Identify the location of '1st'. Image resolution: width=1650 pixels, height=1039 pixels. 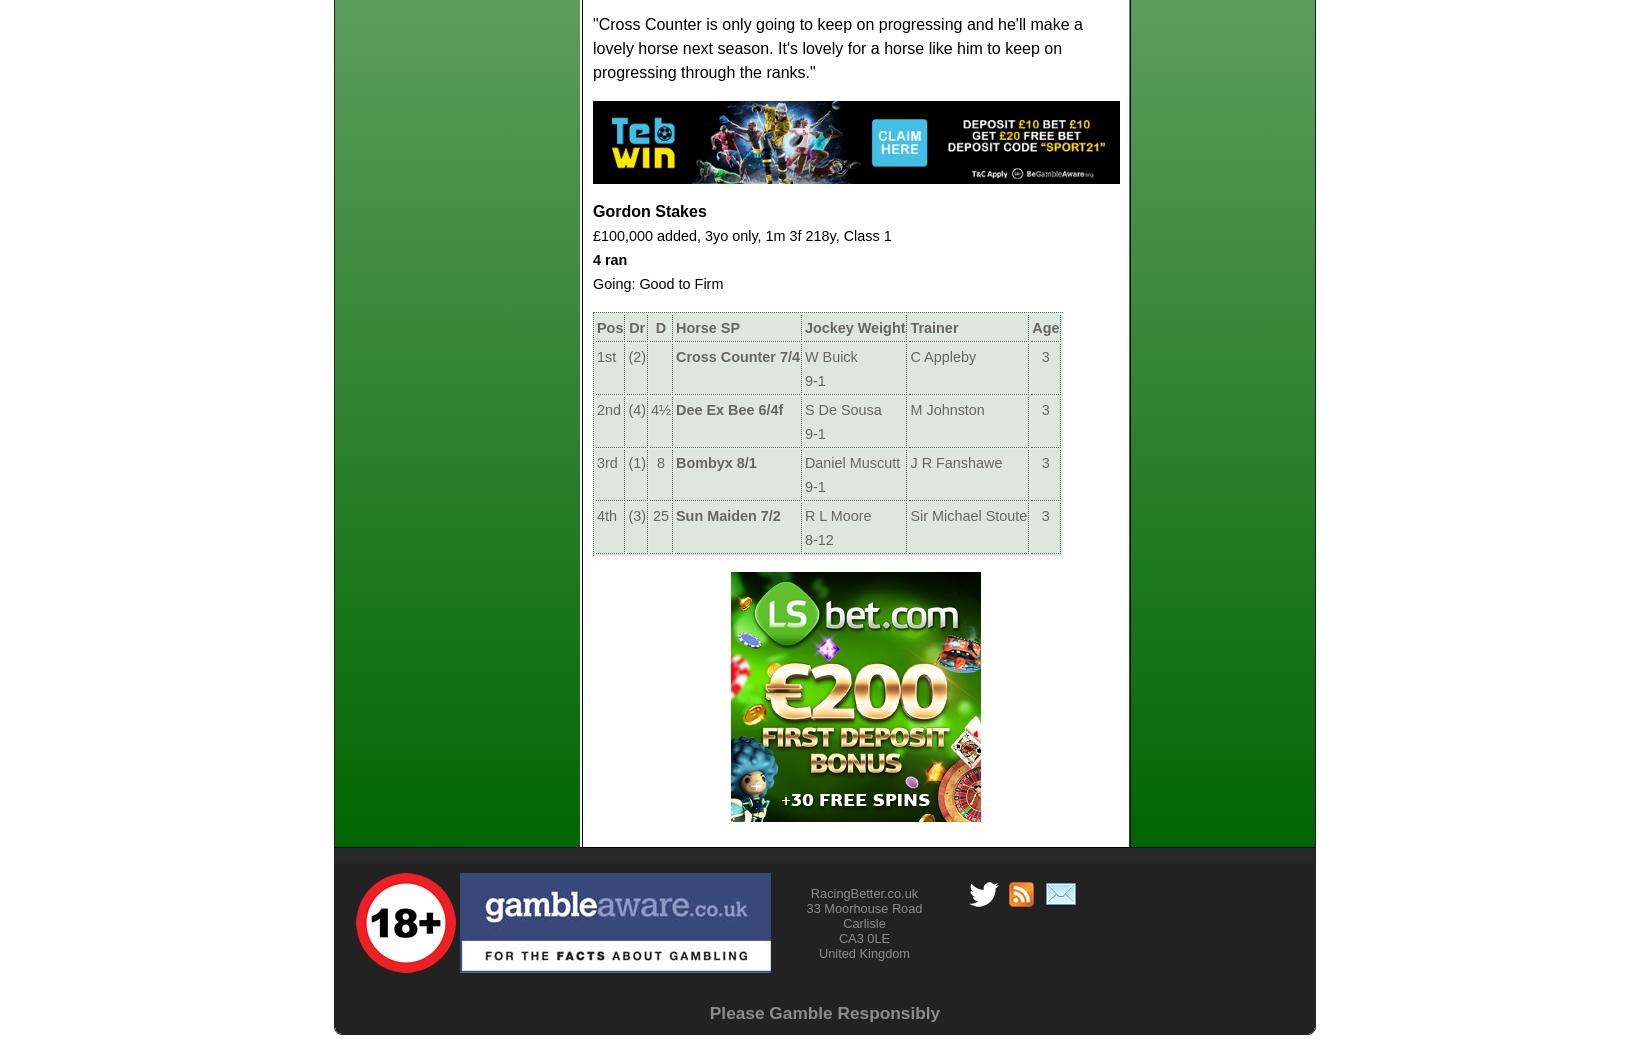
(605, 354).